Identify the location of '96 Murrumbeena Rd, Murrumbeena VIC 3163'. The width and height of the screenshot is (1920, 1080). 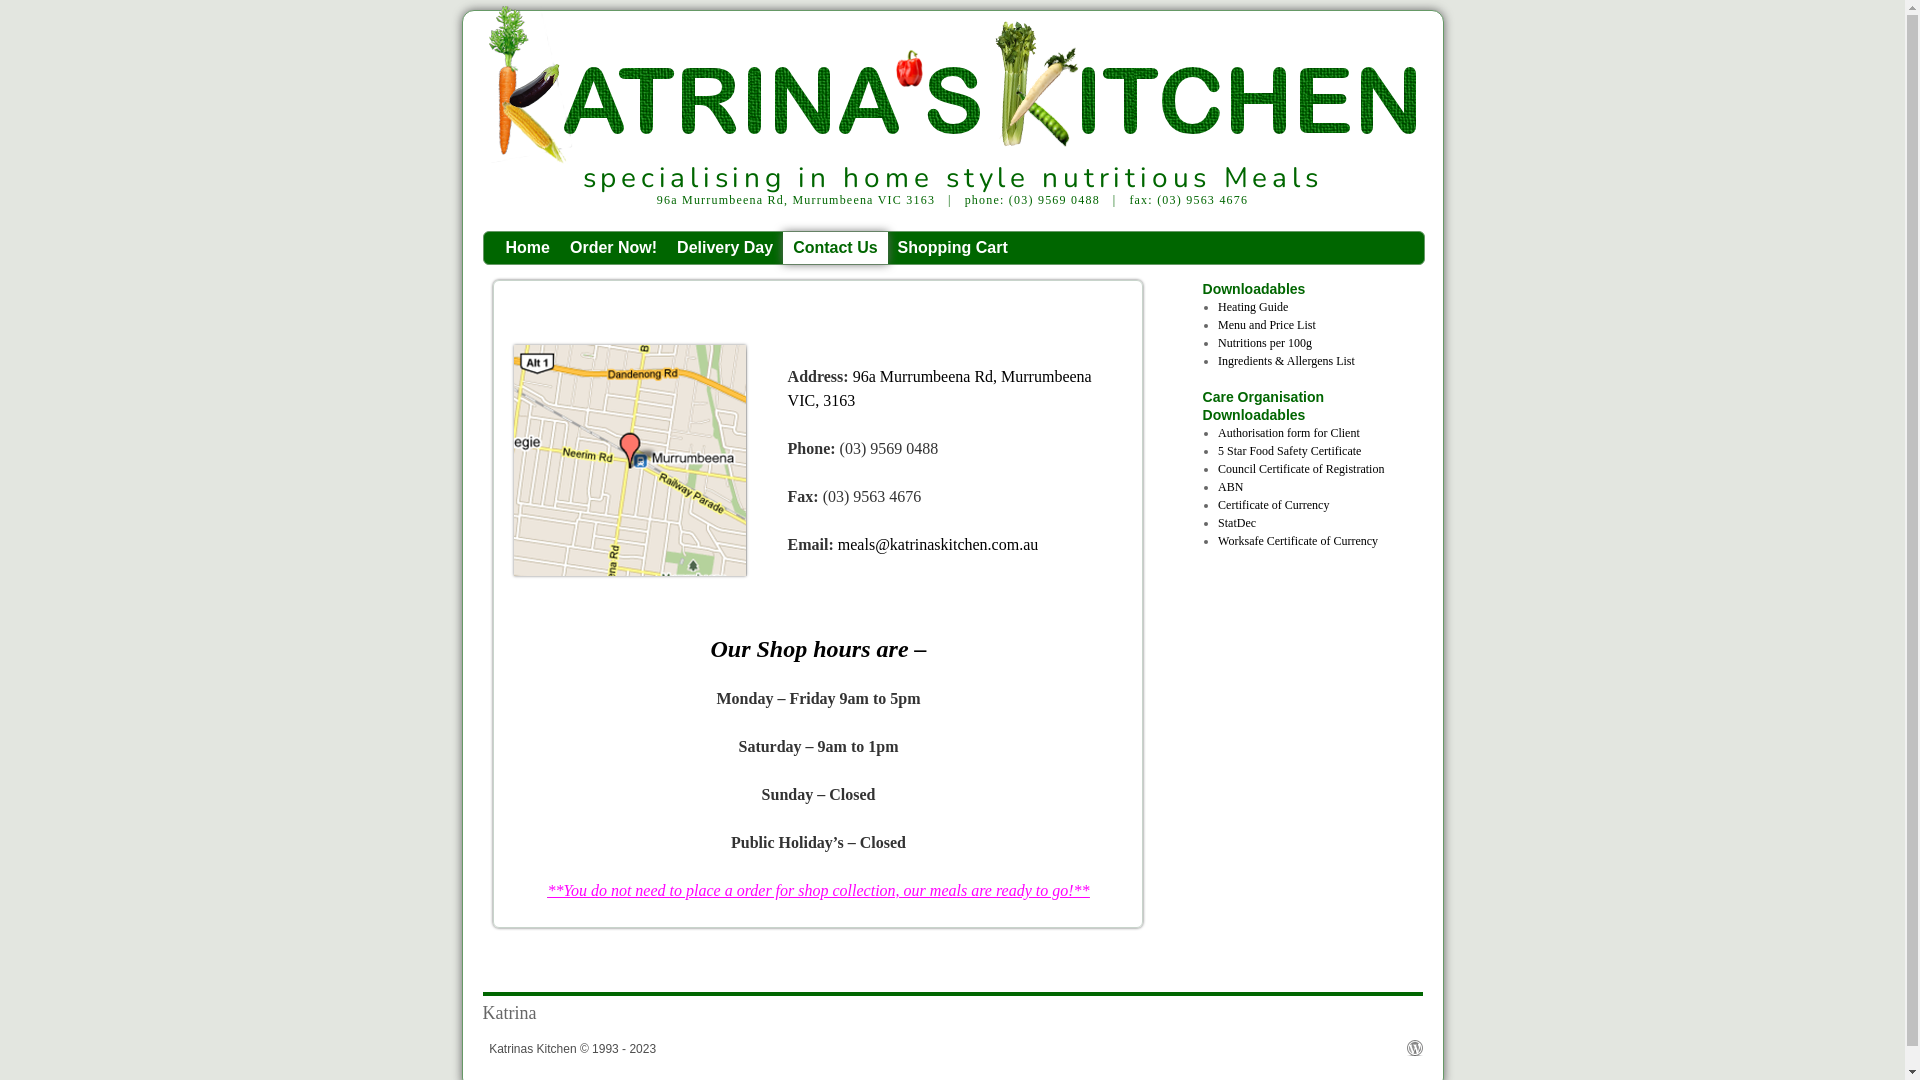
(629, 460).